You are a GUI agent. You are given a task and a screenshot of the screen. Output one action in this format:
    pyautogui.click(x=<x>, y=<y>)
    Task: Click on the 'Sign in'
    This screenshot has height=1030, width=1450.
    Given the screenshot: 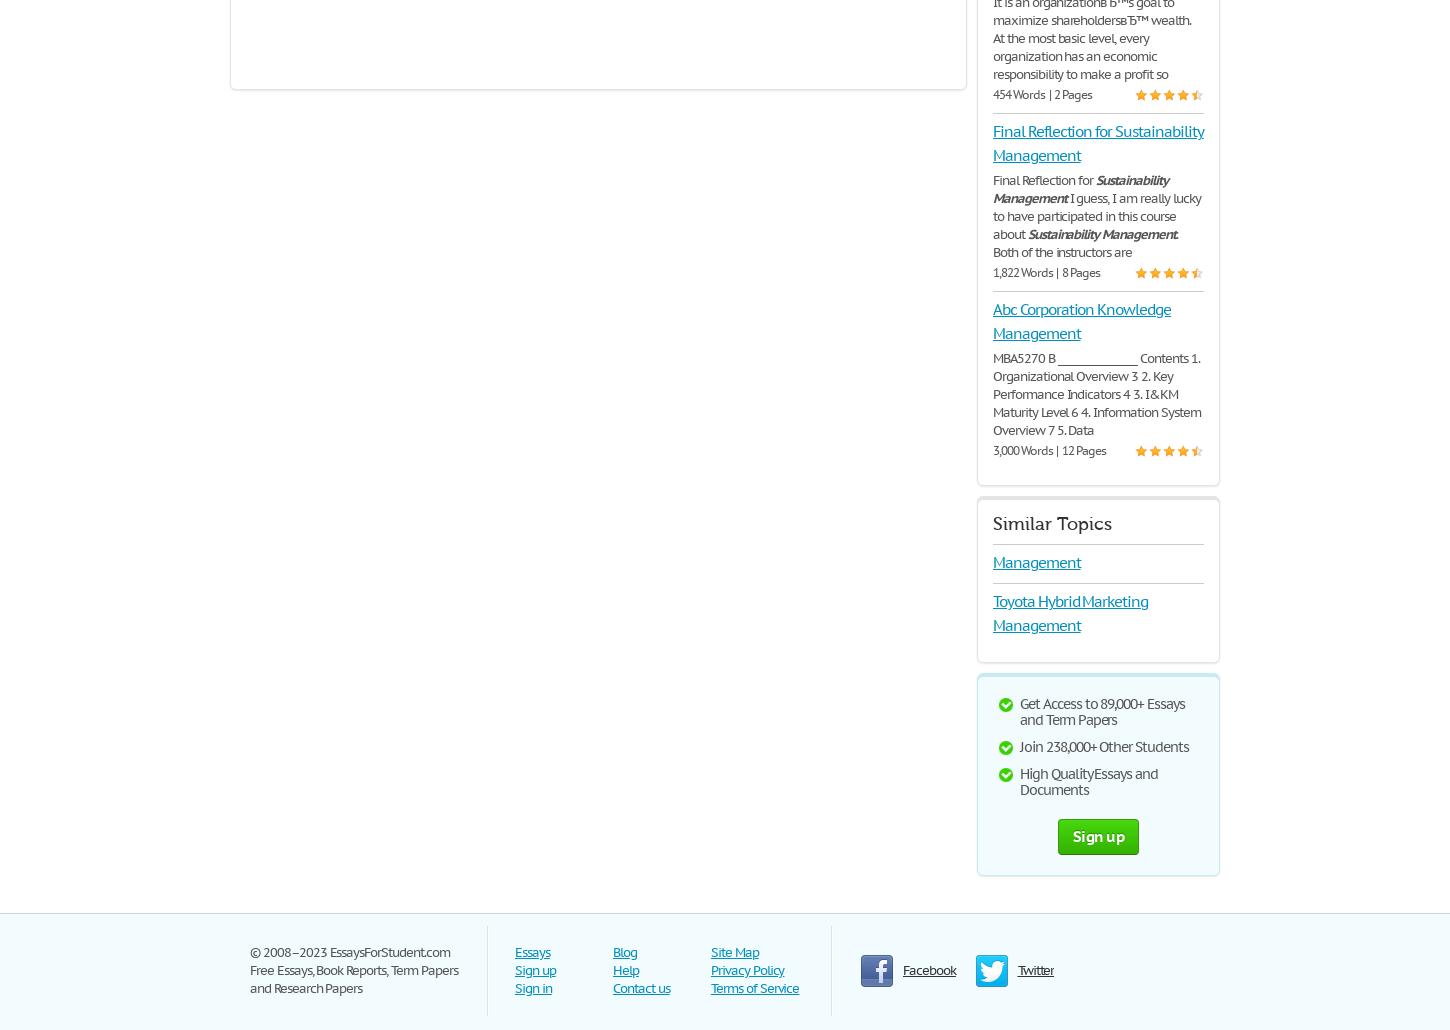 What is the action you would take?
    pyautogui.click(x=533, y=987)
    